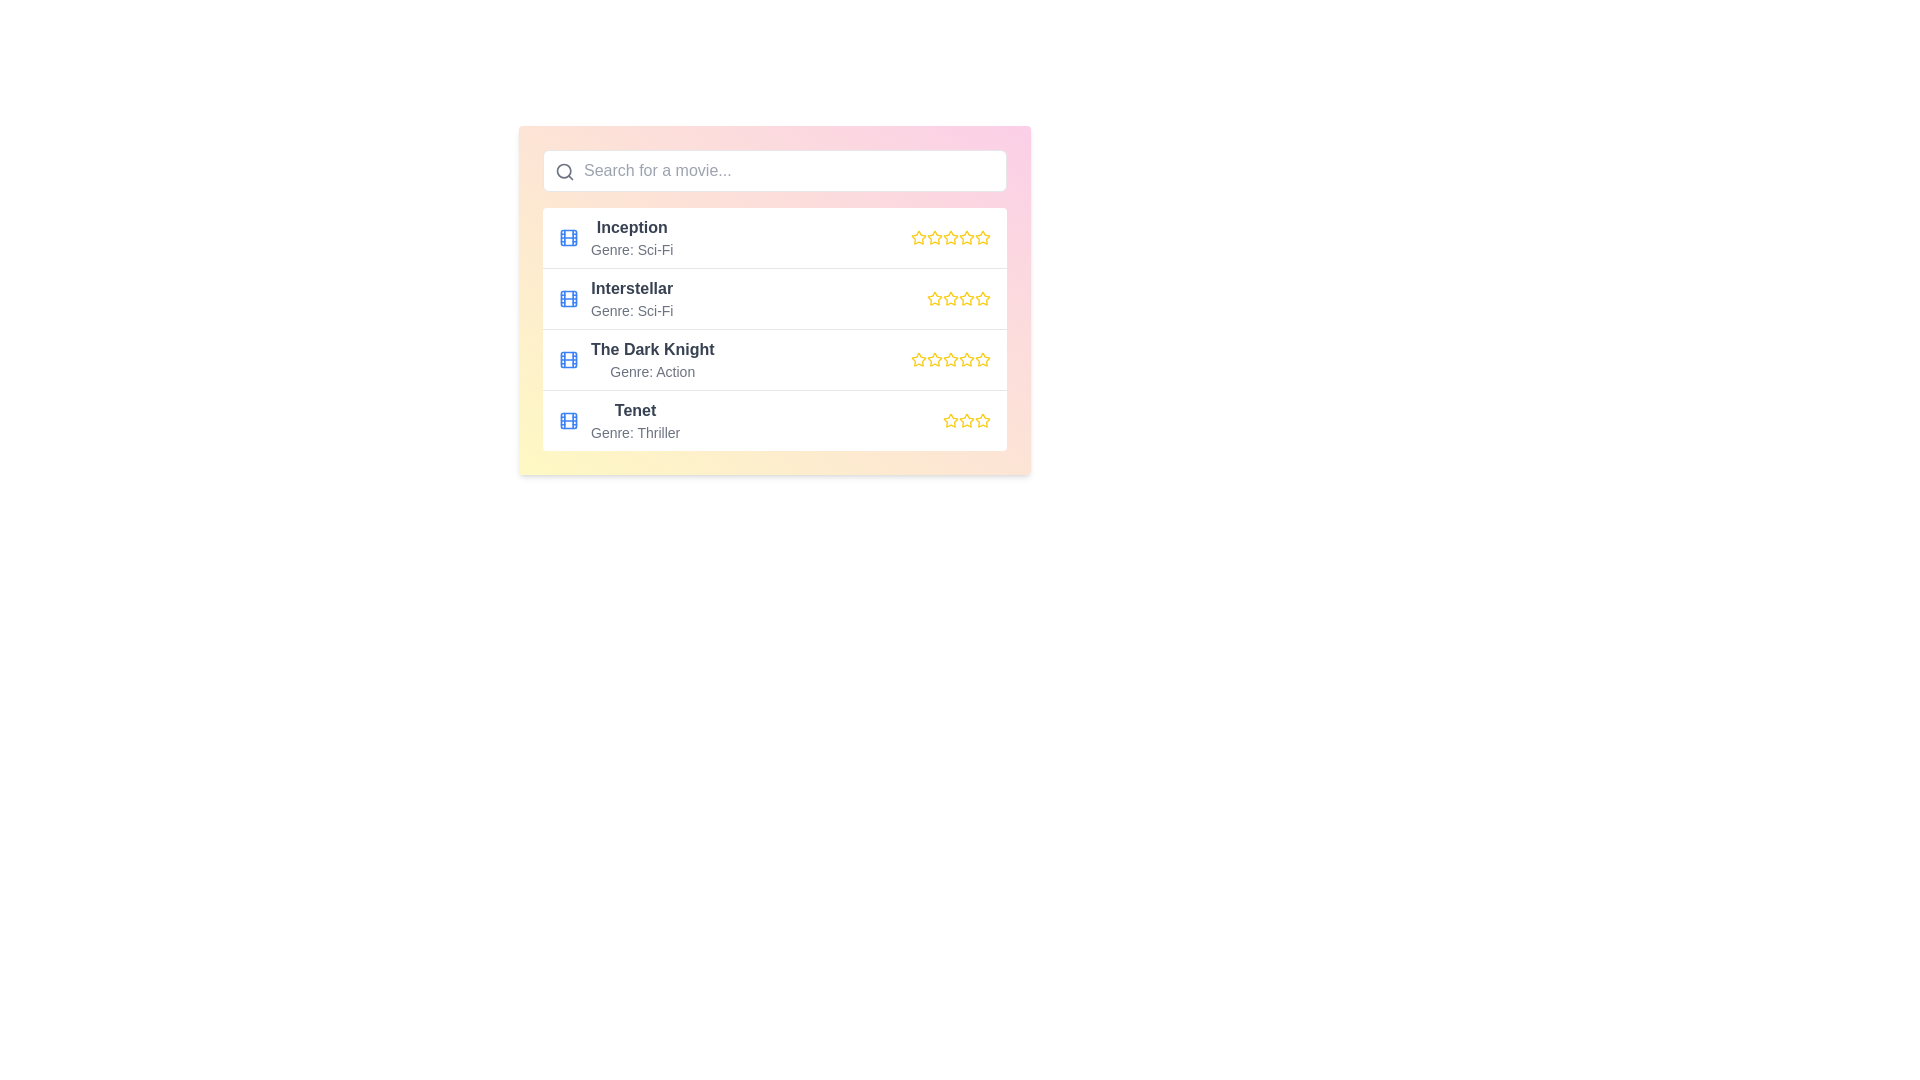  I want to click on the text label displaying the genre 'Sci-Fi' for the movie 'Interstellar', which is located directly beneath the title 'Interstellar' in the list of entries, so click(631, 311).